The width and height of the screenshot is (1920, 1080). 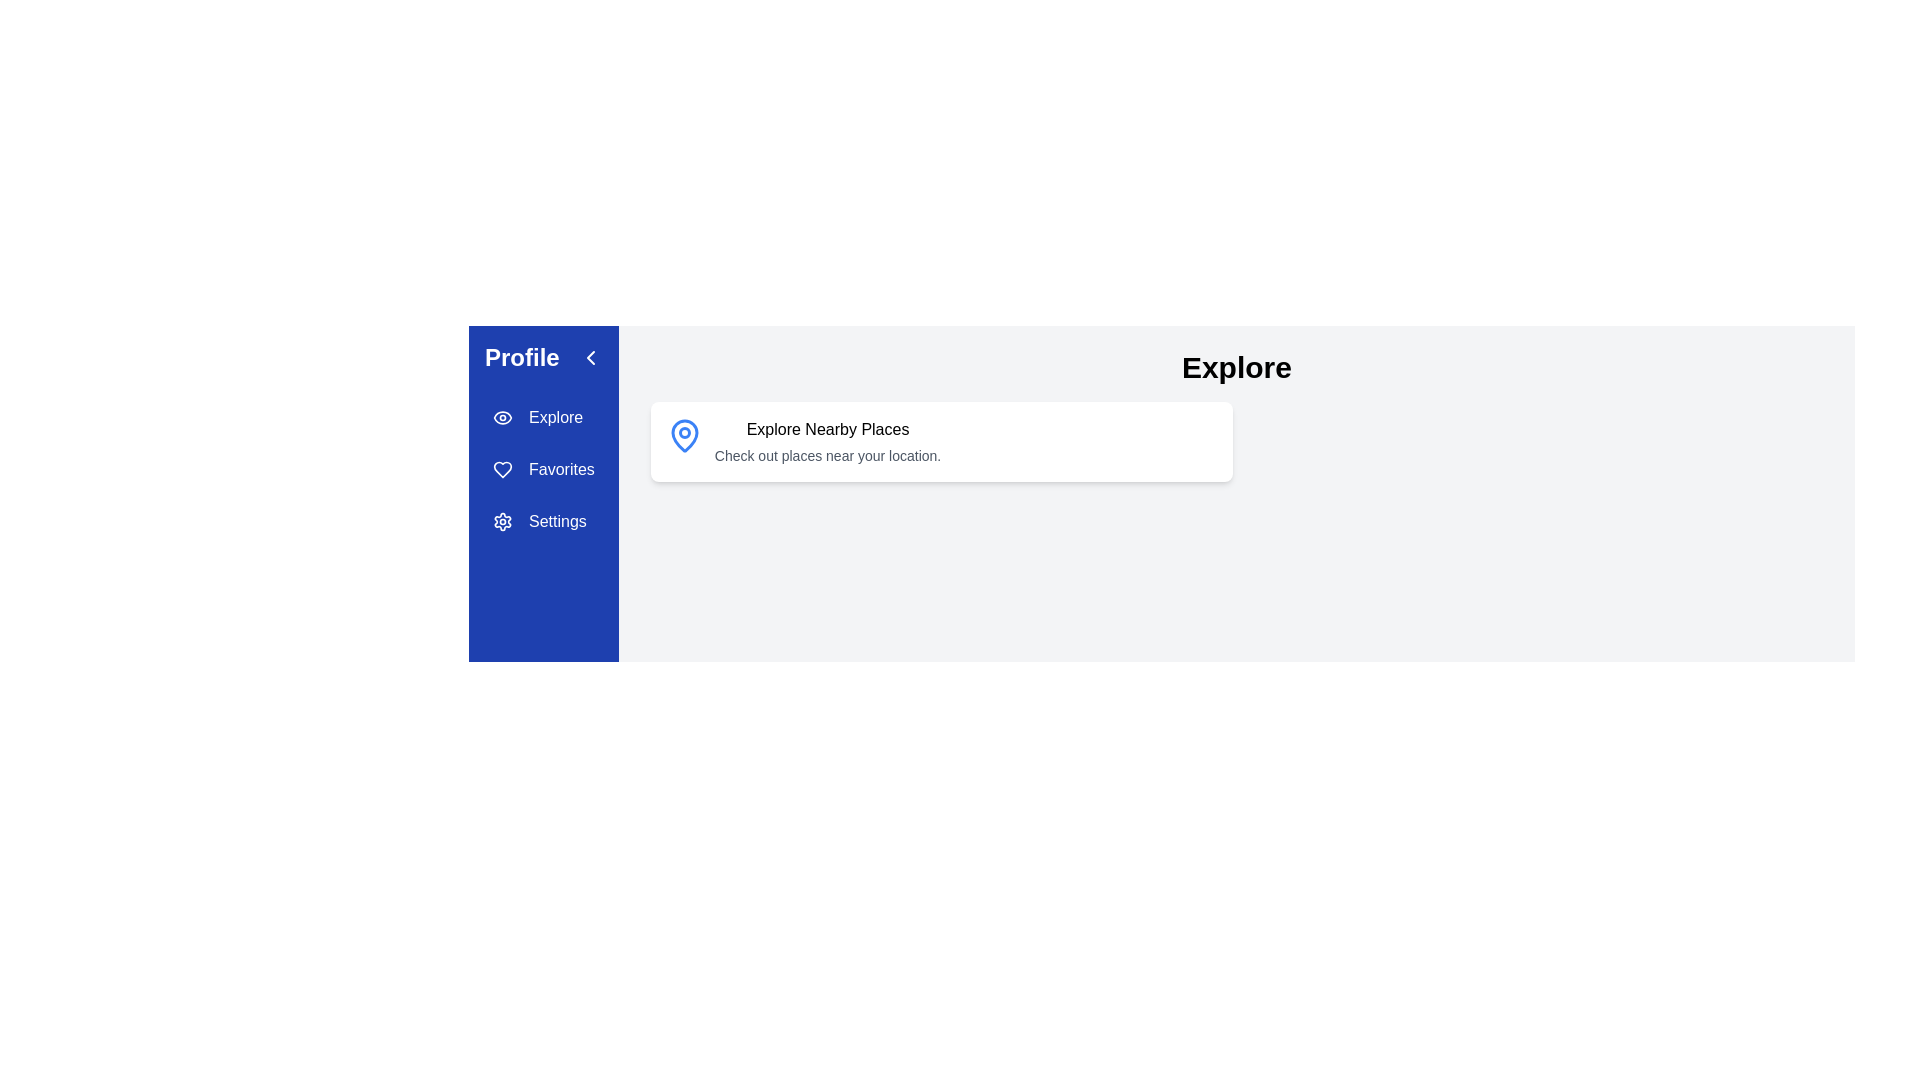 What do you see at coordinates (589, 357) in the screenshot?
I see `the Chevron icon located at the top-right corner of the blue sidebar section, positioned directly to the right of the 'Profile' title text` at bounding box center [589, 357].